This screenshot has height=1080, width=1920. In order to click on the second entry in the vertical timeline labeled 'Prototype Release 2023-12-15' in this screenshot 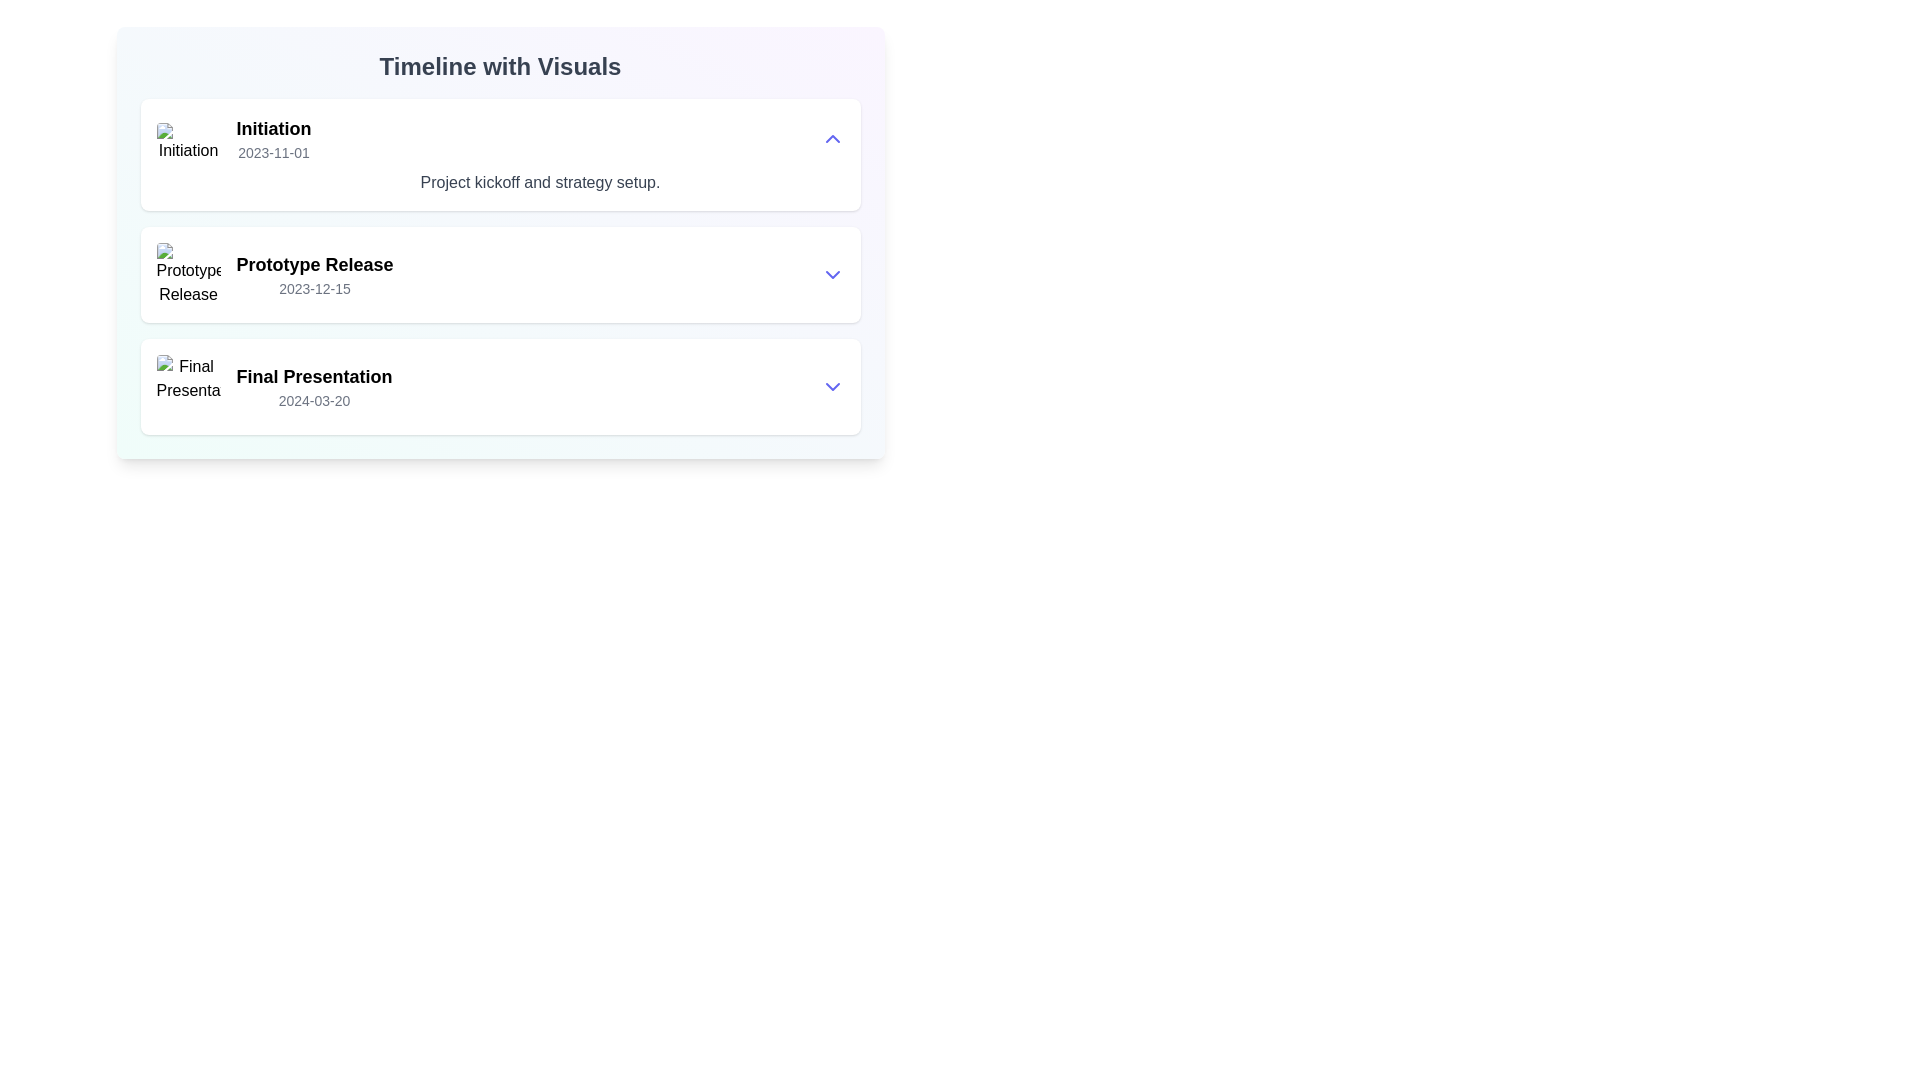, I will do `click(540, 274)`.